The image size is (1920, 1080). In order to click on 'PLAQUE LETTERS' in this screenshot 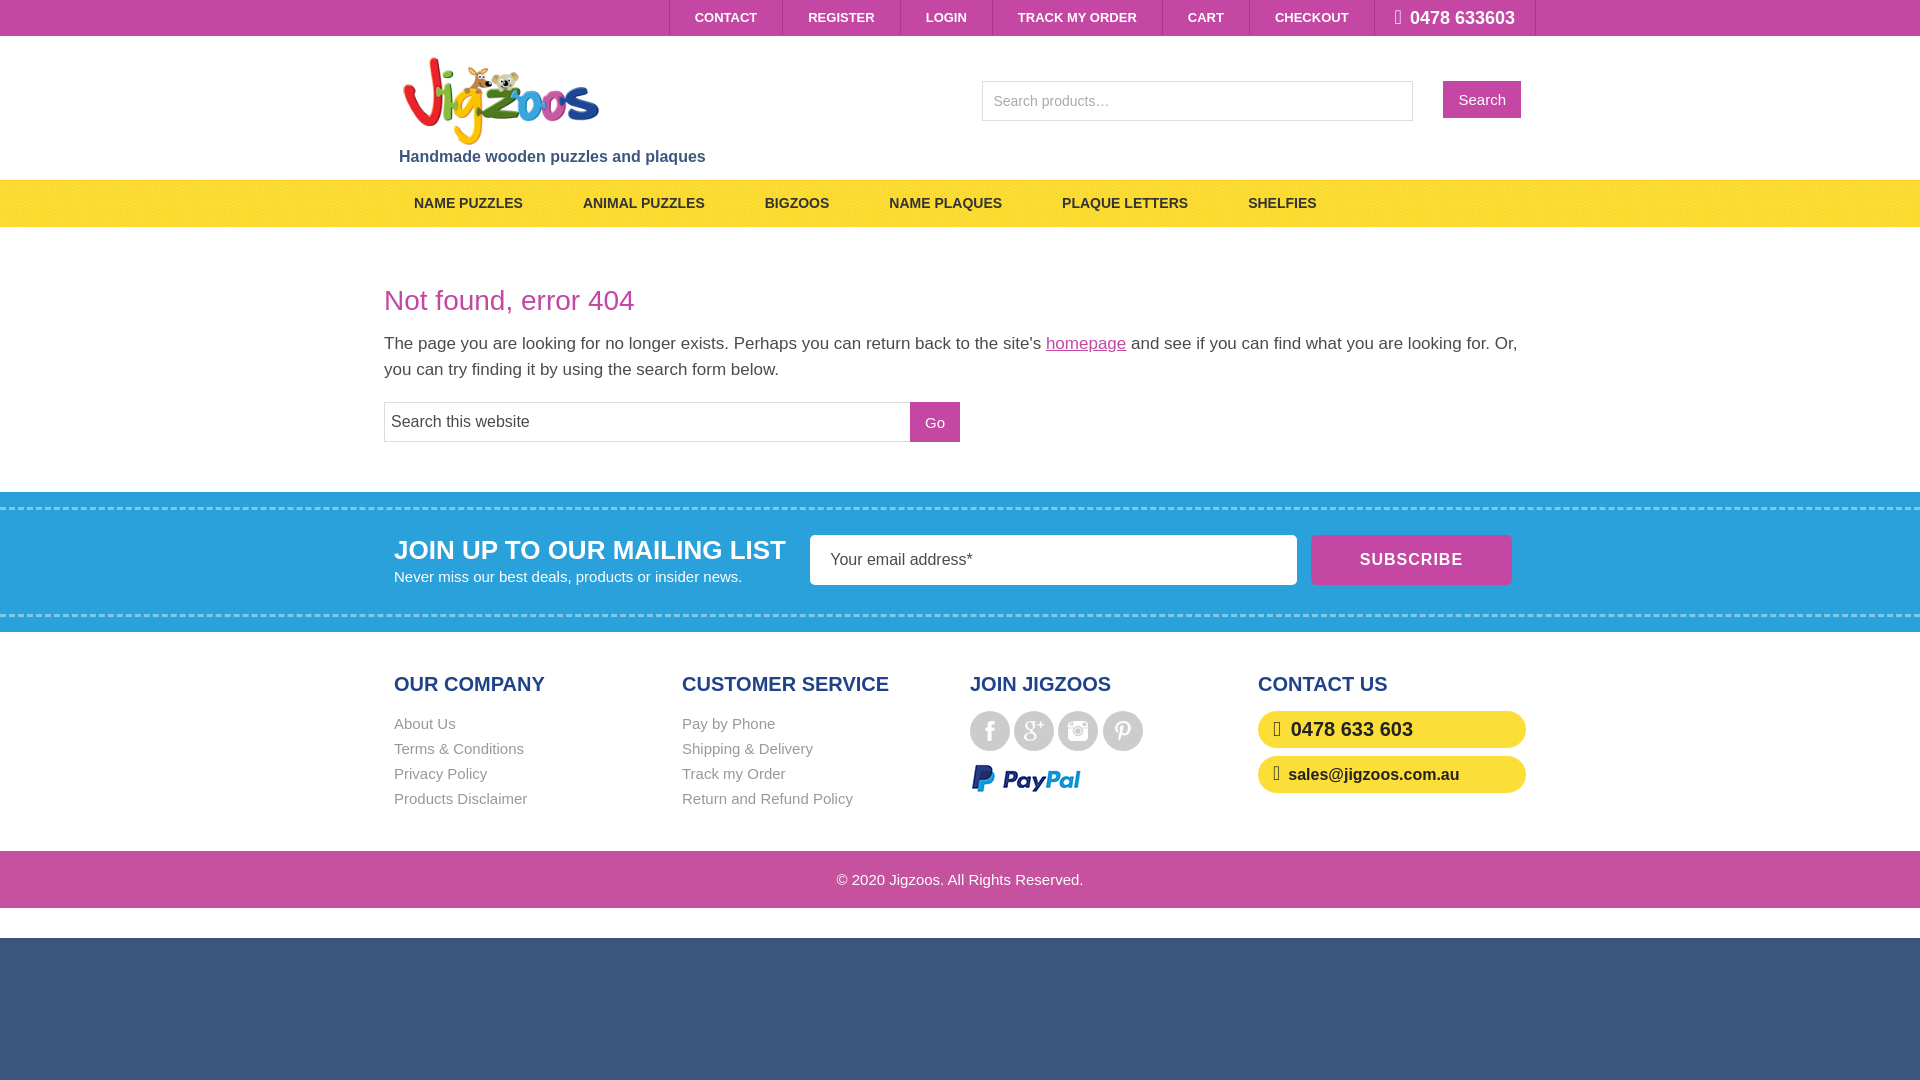, I will do `click(1124, 203)`.